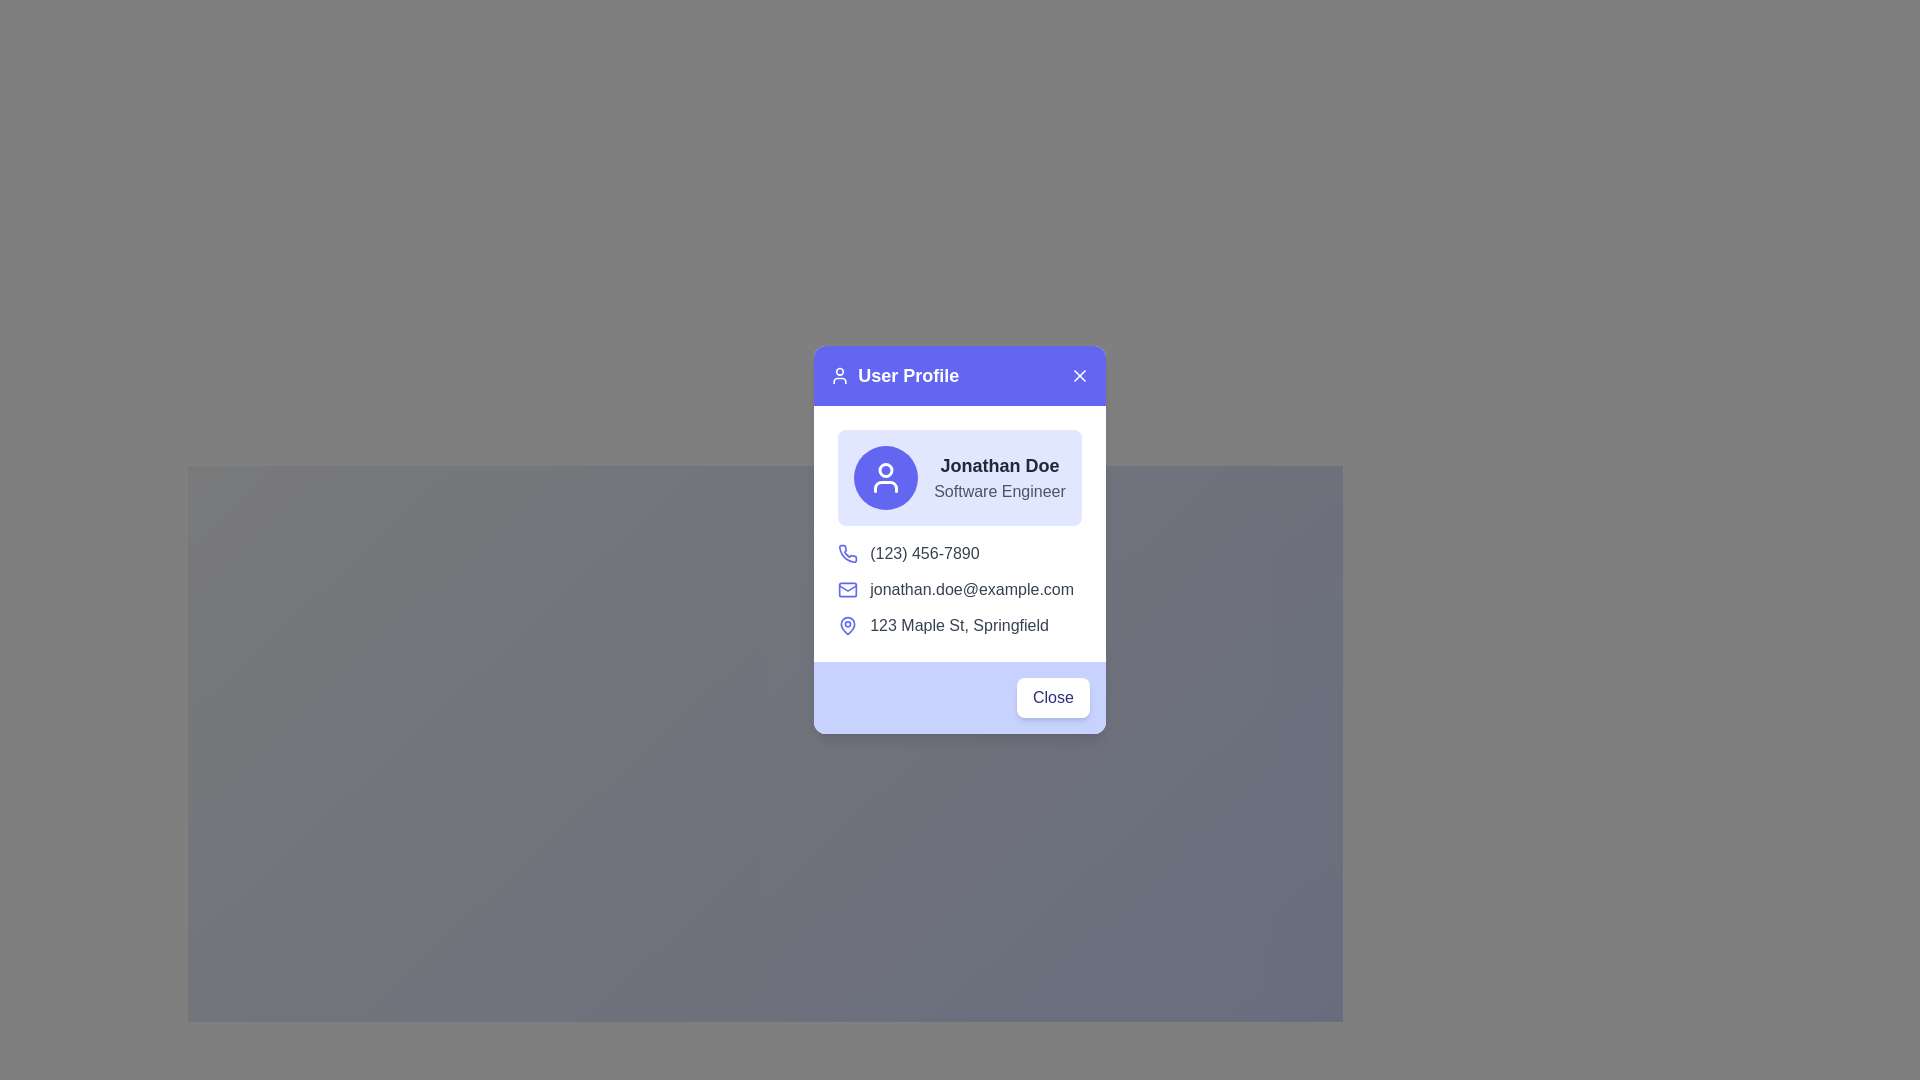 This screenshot has height=1080, width=1920. Describe the element at coordinates (1078, 375) in the screenshot. I see `the small square button with a purple background and an 'X' icon located at the top-right corner of the 'User Profile' header bar` at that location.